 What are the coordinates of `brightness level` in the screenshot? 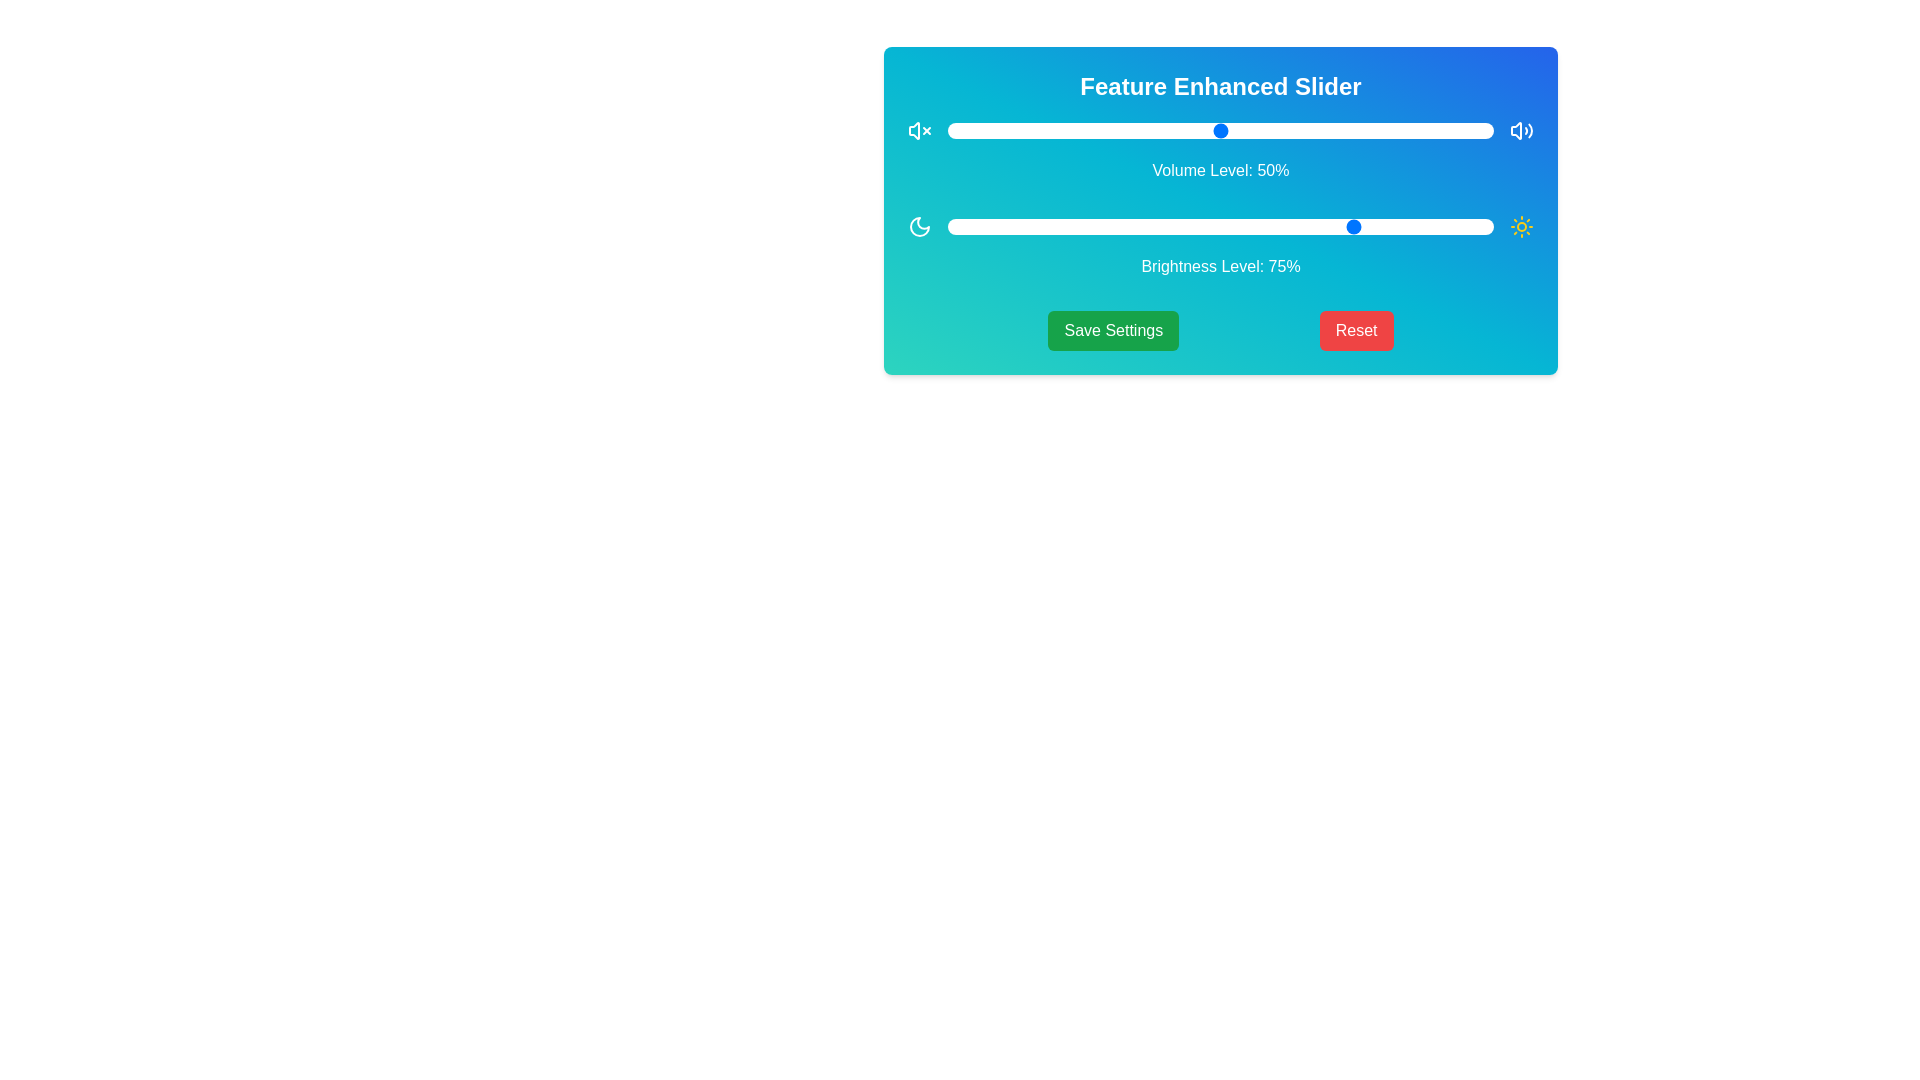 It's located at (1488, 226).